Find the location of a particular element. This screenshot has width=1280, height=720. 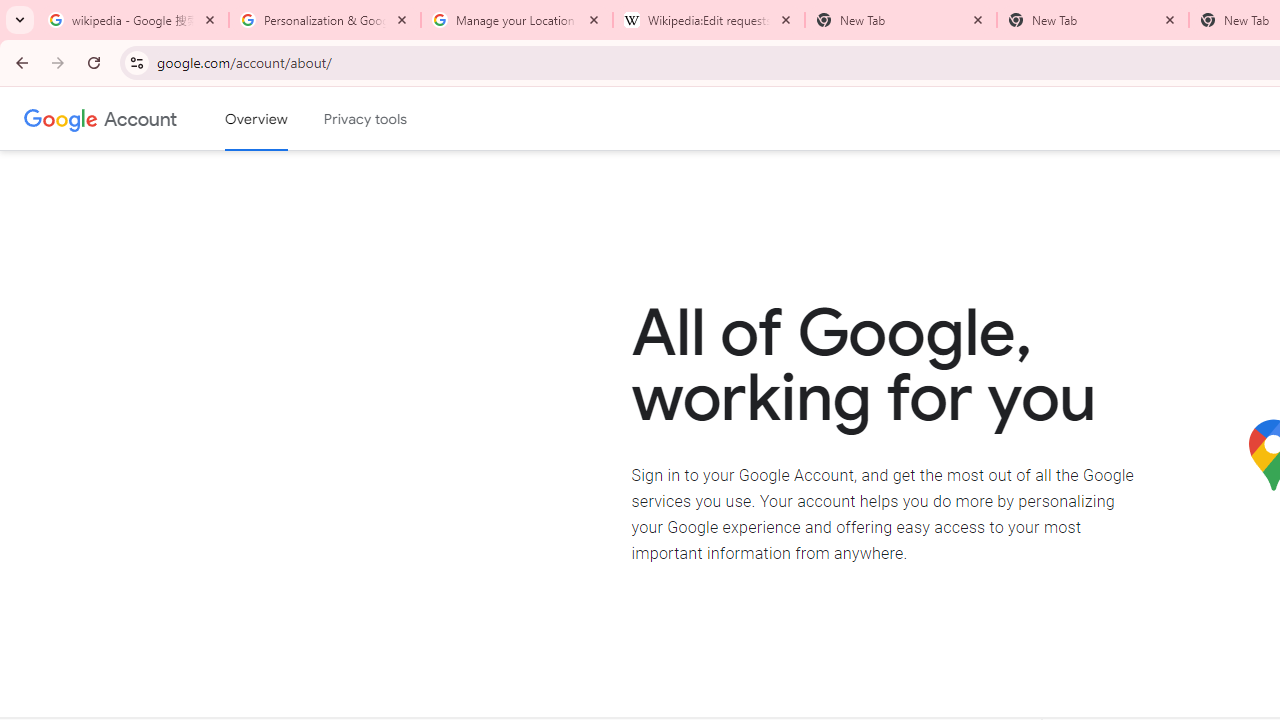

'Personalization & Google Search results - Google Search Help' is located at coordinates (325, 20).